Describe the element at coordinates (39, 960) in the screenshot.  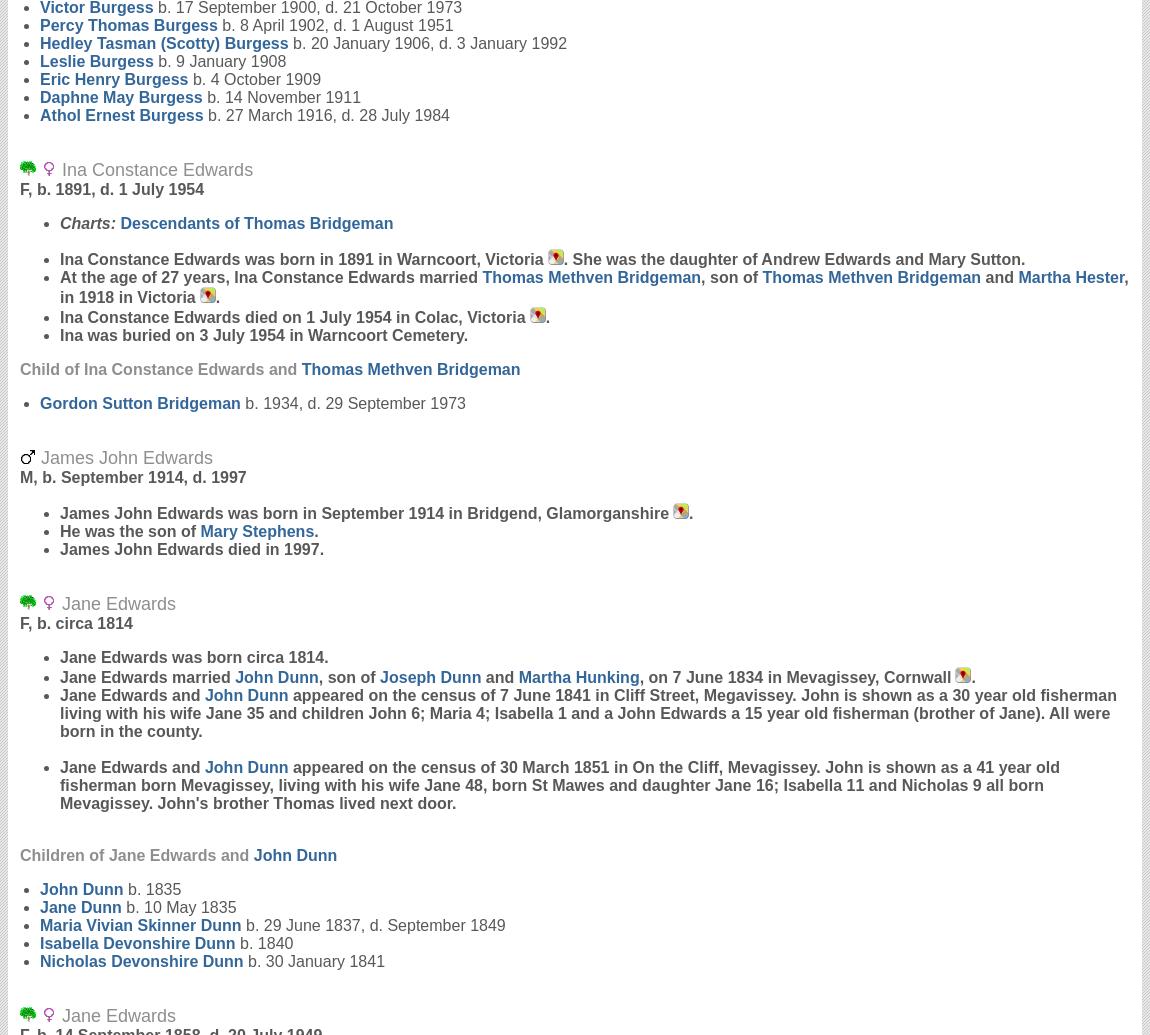
I see `'Nicholas Devonshire'` at that location.